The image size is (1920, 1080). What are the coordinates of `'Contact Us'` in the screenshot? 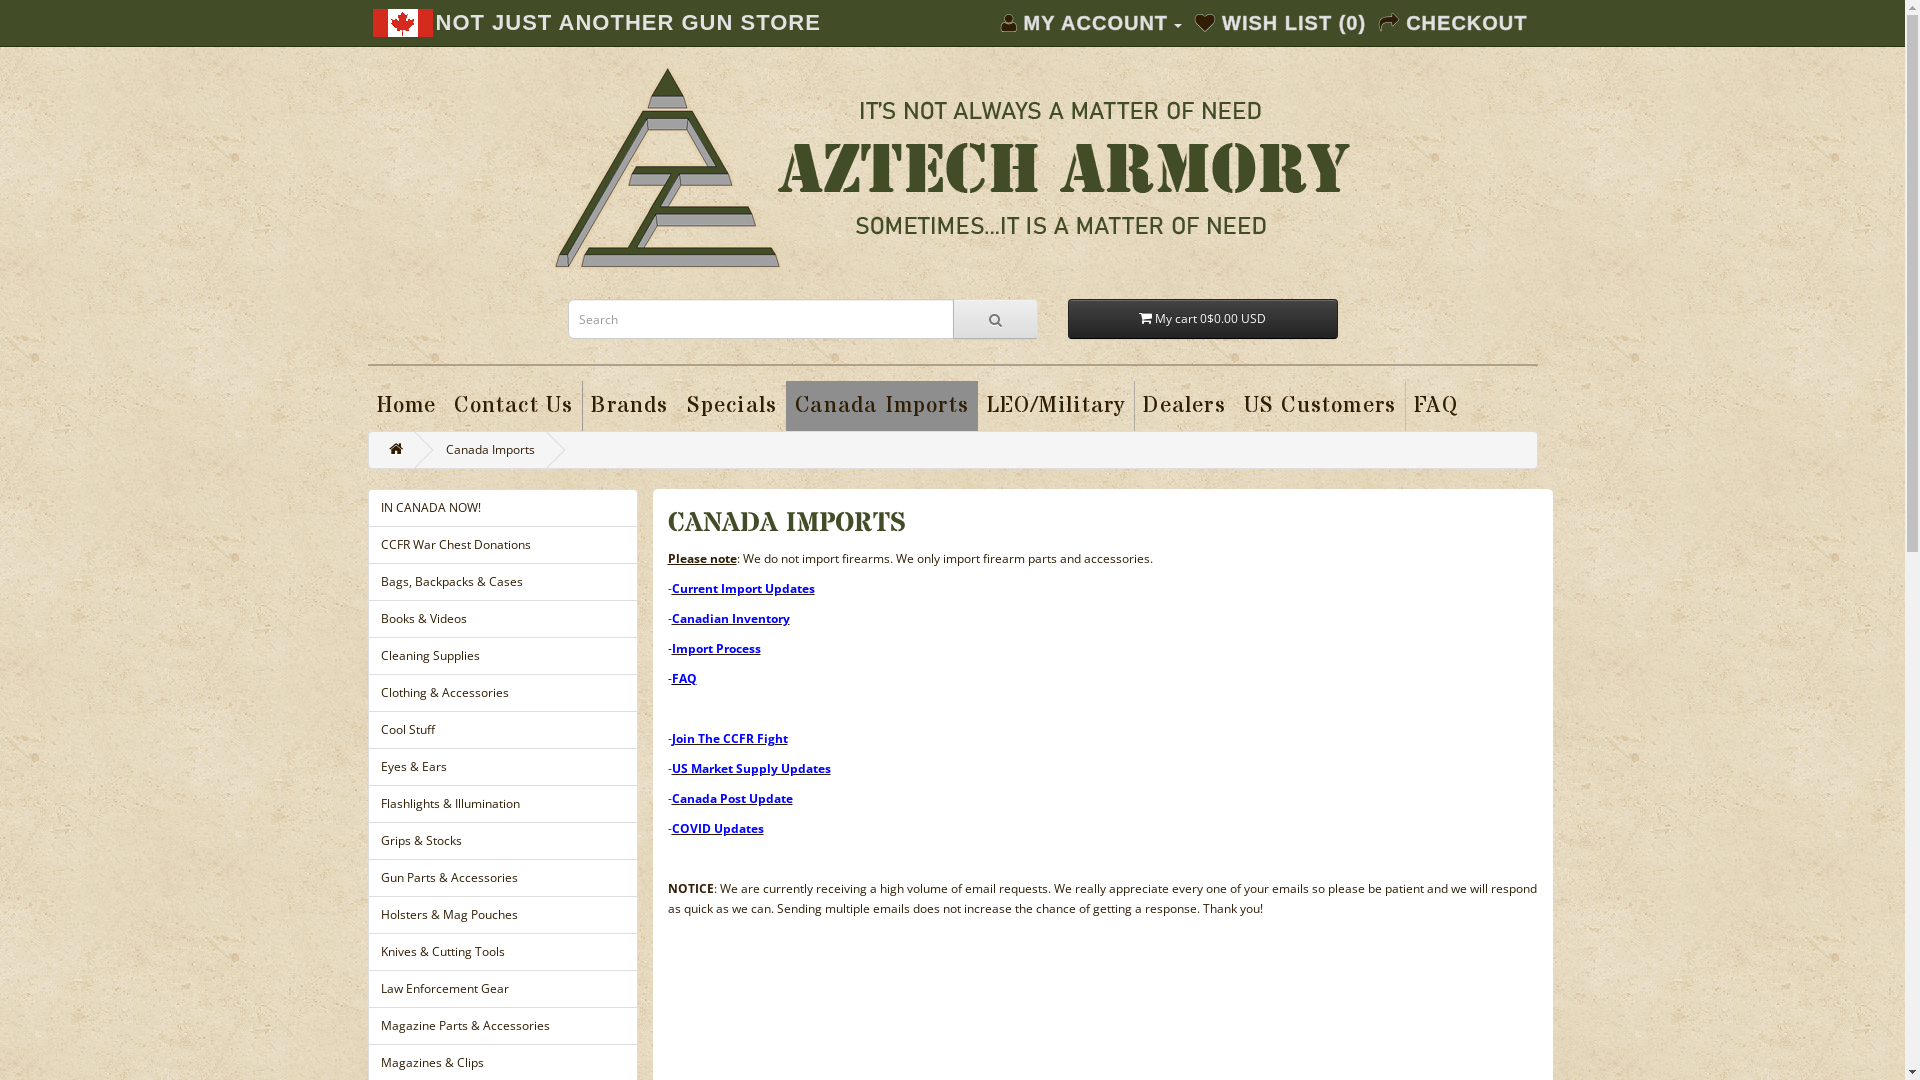 It's located at (513, 405).